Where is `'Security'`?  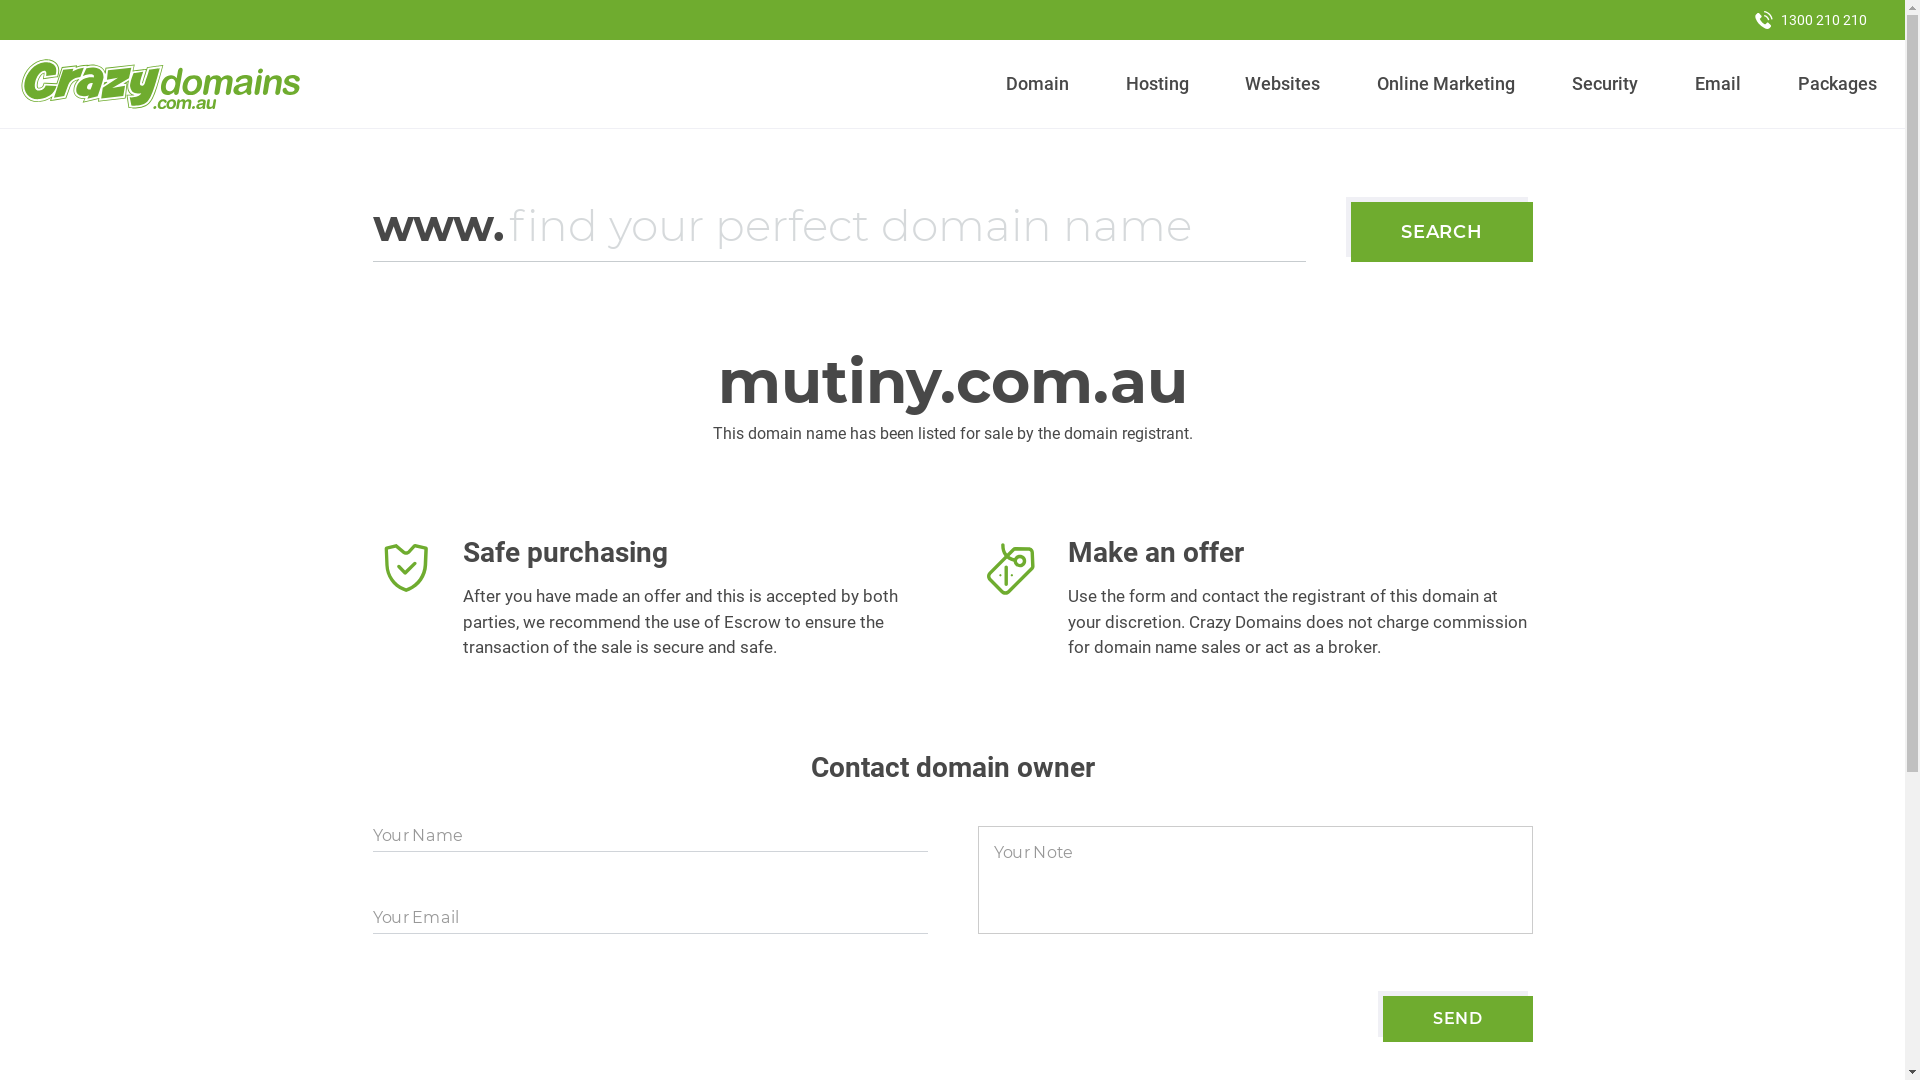
'Security' is located at coordinates (1605, 83).